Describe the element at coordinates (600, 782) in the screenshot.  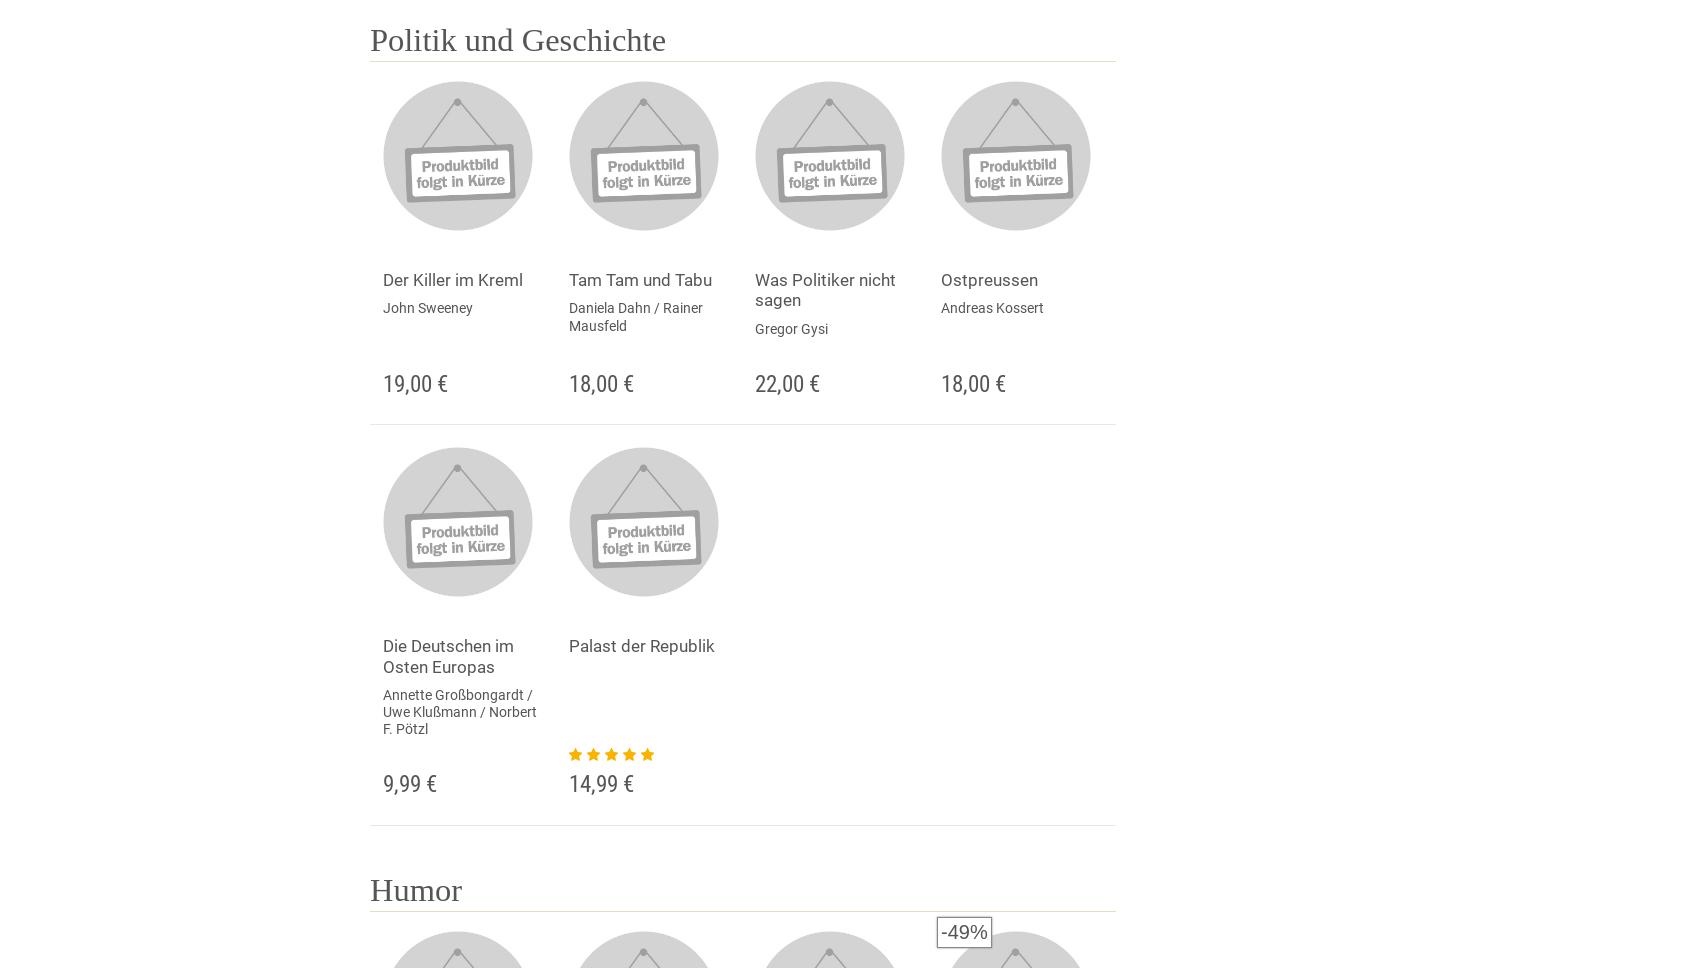
I see `'14,99 €'` at that location.